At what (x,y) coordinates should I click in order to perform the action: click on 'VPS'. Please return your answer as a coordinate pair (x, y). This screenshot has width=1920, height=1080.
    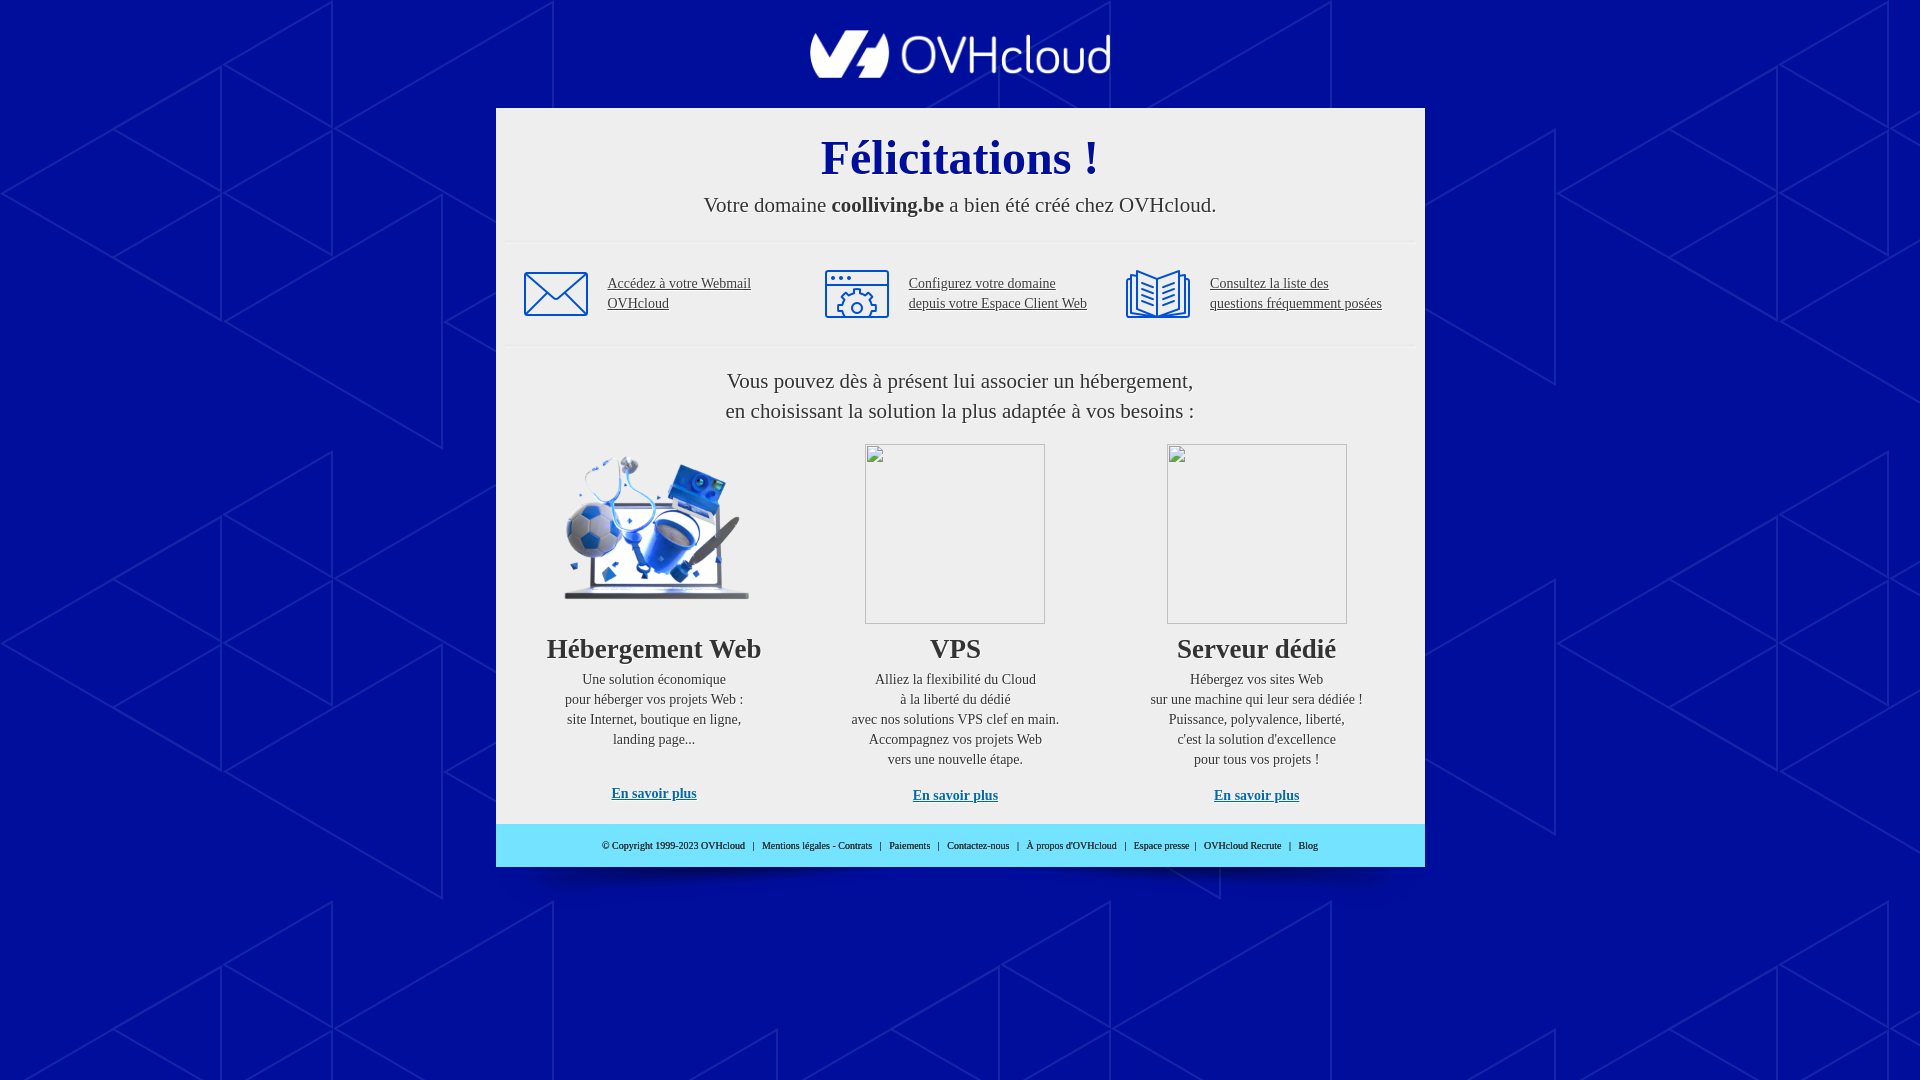
    Looking at the image, I should click on (954, 618).